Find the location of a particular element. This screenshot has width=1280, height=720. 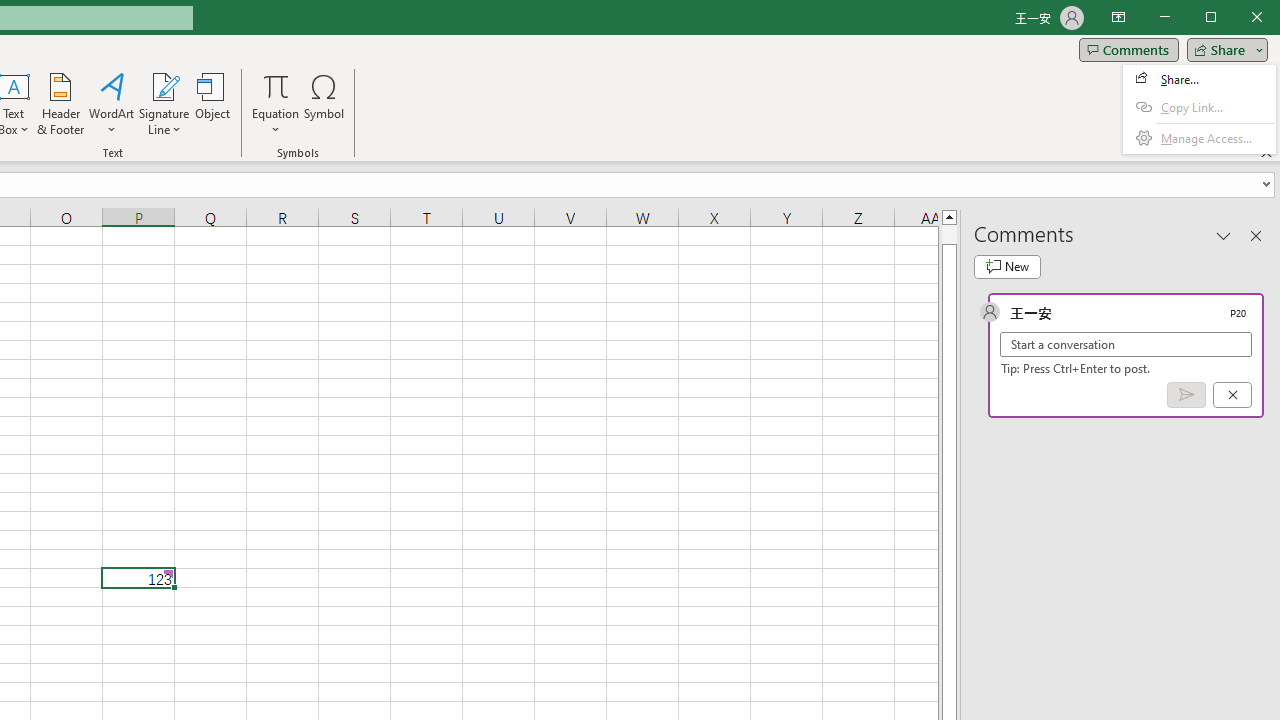

'Cancel' is located at coordinates (1231, 395).